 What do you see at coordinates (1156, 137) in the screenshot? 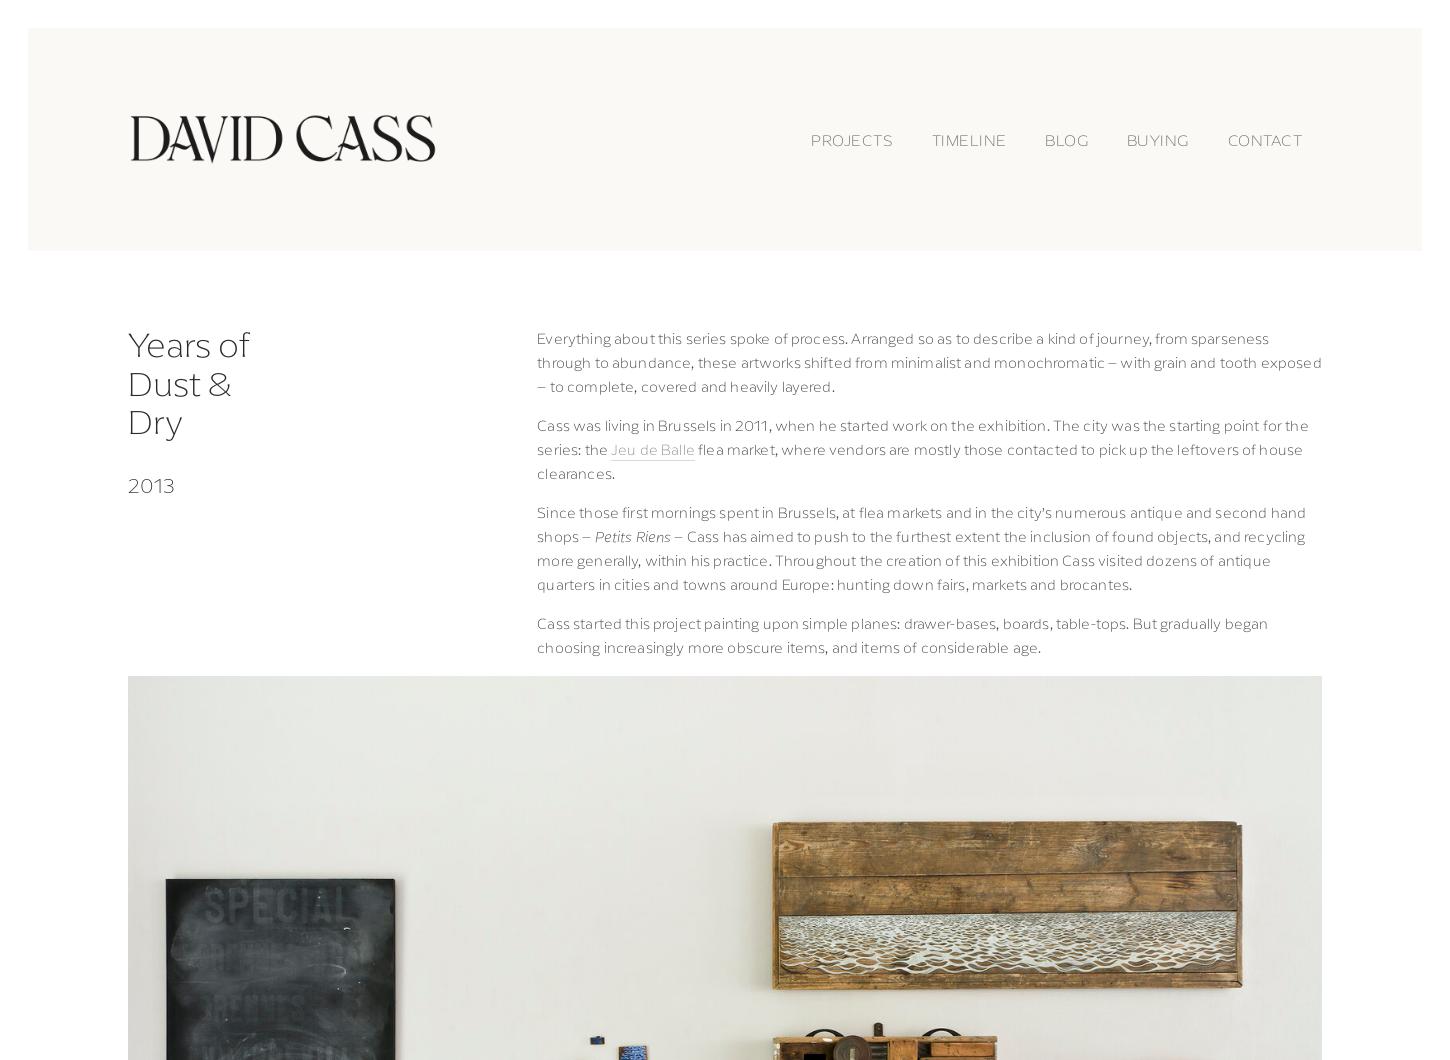
I see `'Buying'` at bounding box center [1156, 137].